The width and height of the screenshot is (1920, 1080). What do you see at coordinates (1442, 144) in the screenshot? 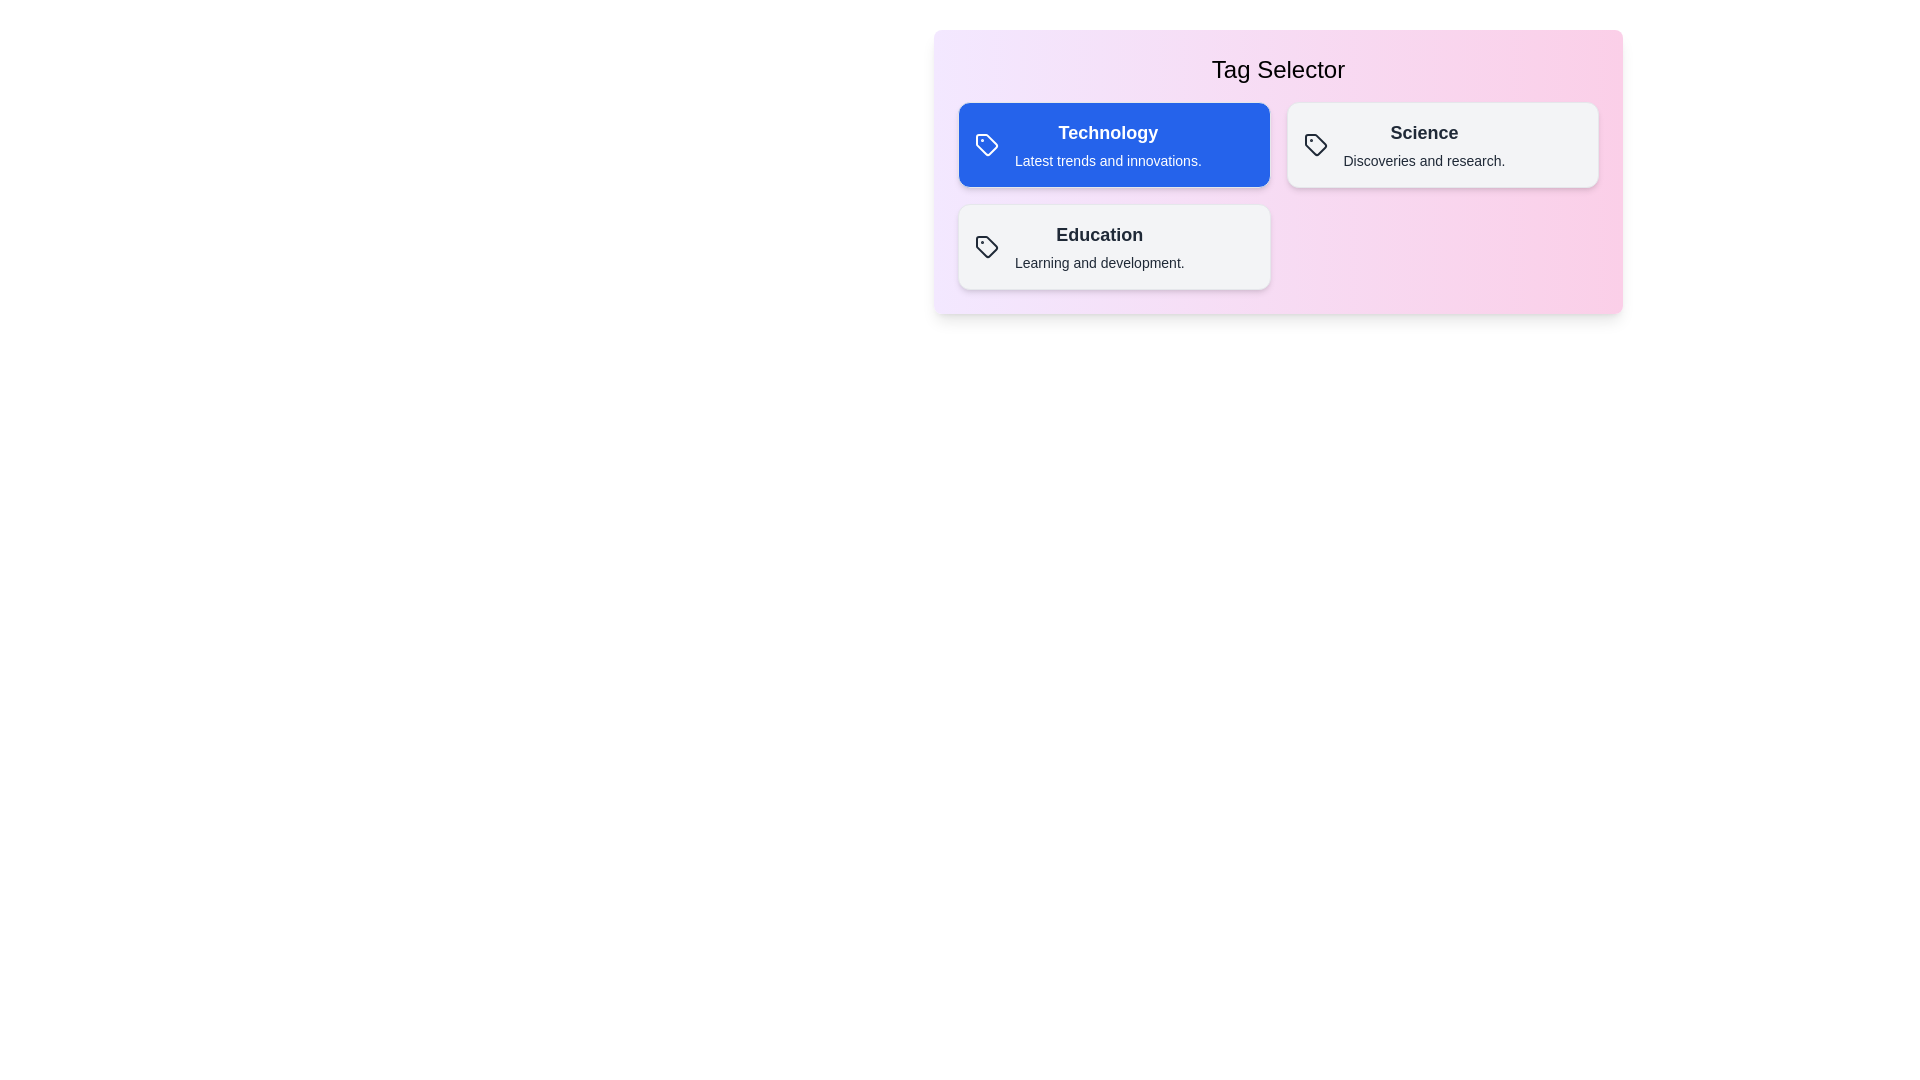
I see `the tag Science to toggle its selection status` at bounding box center [1442, 144].